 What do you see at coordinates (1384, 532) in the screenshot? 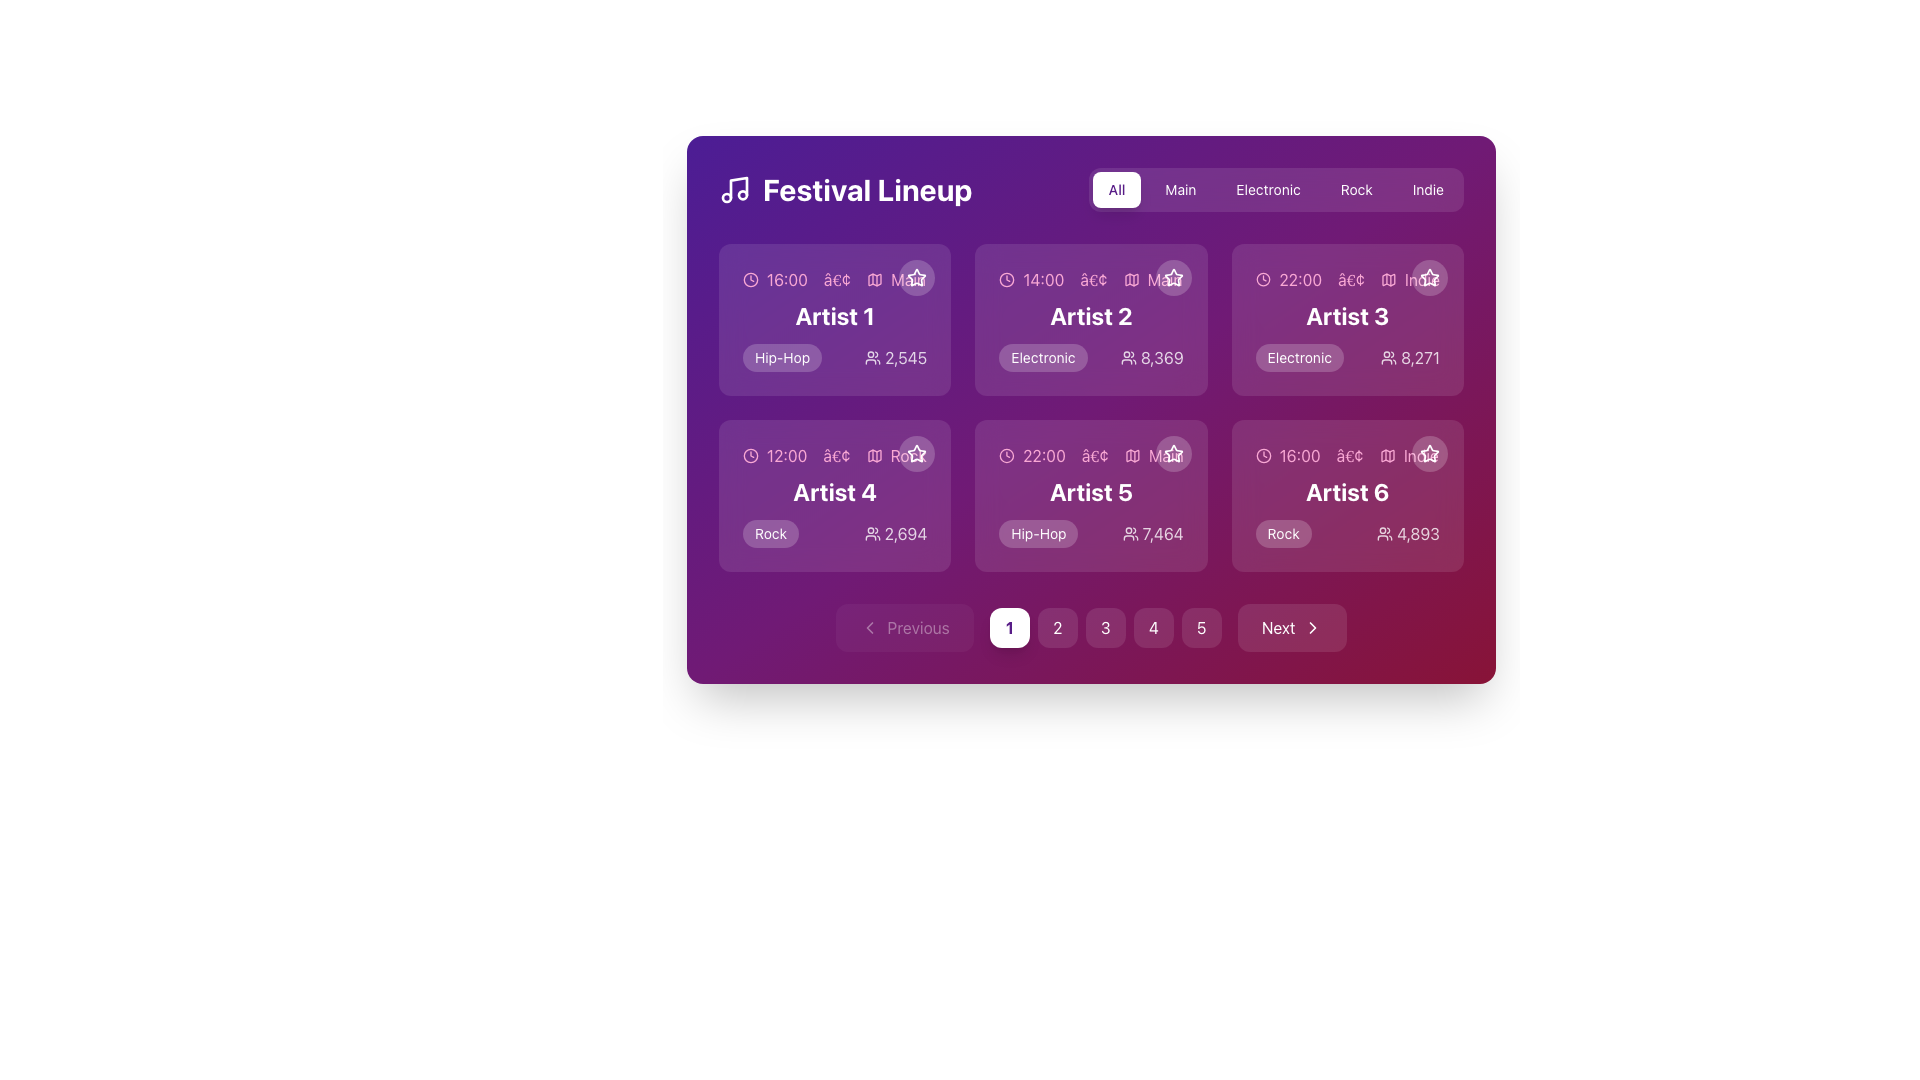
I see `the icon representing user engagements for 'Artist 6' located in the bottom right section of the main grid layout` at bounding box center [1384, 532].